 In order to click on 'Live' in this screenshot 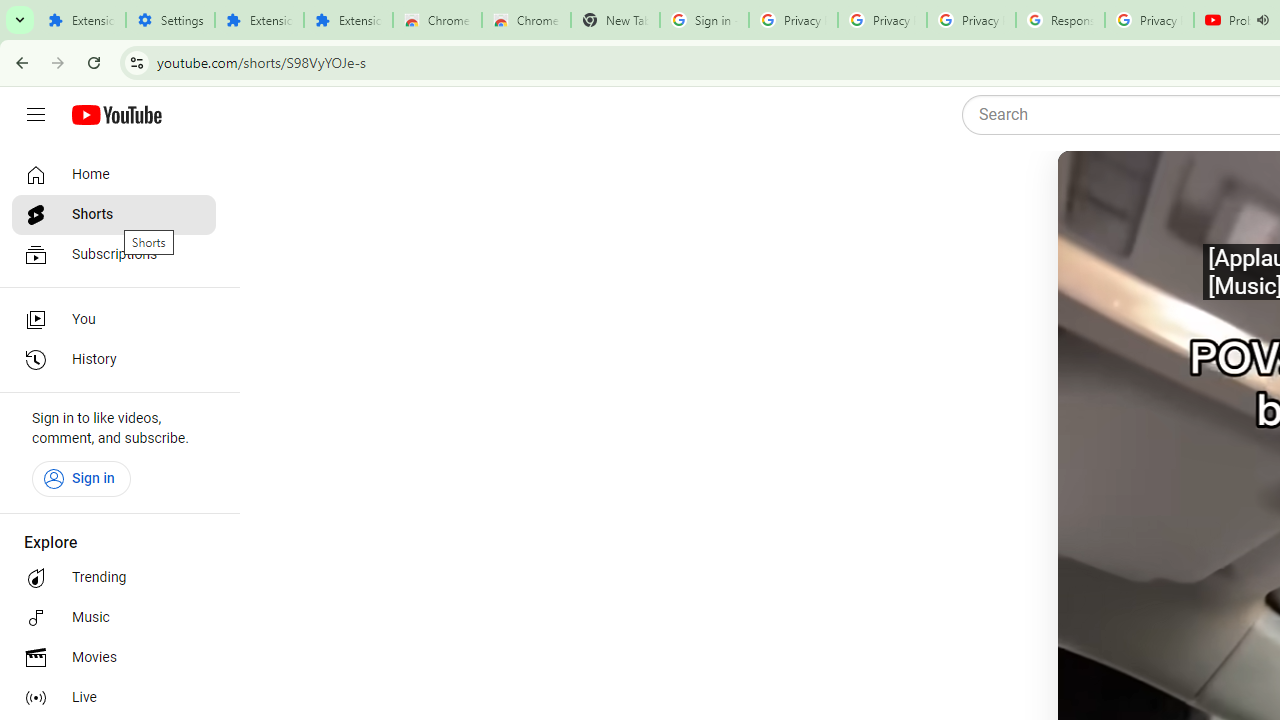, I will do `click(112, 697)`.